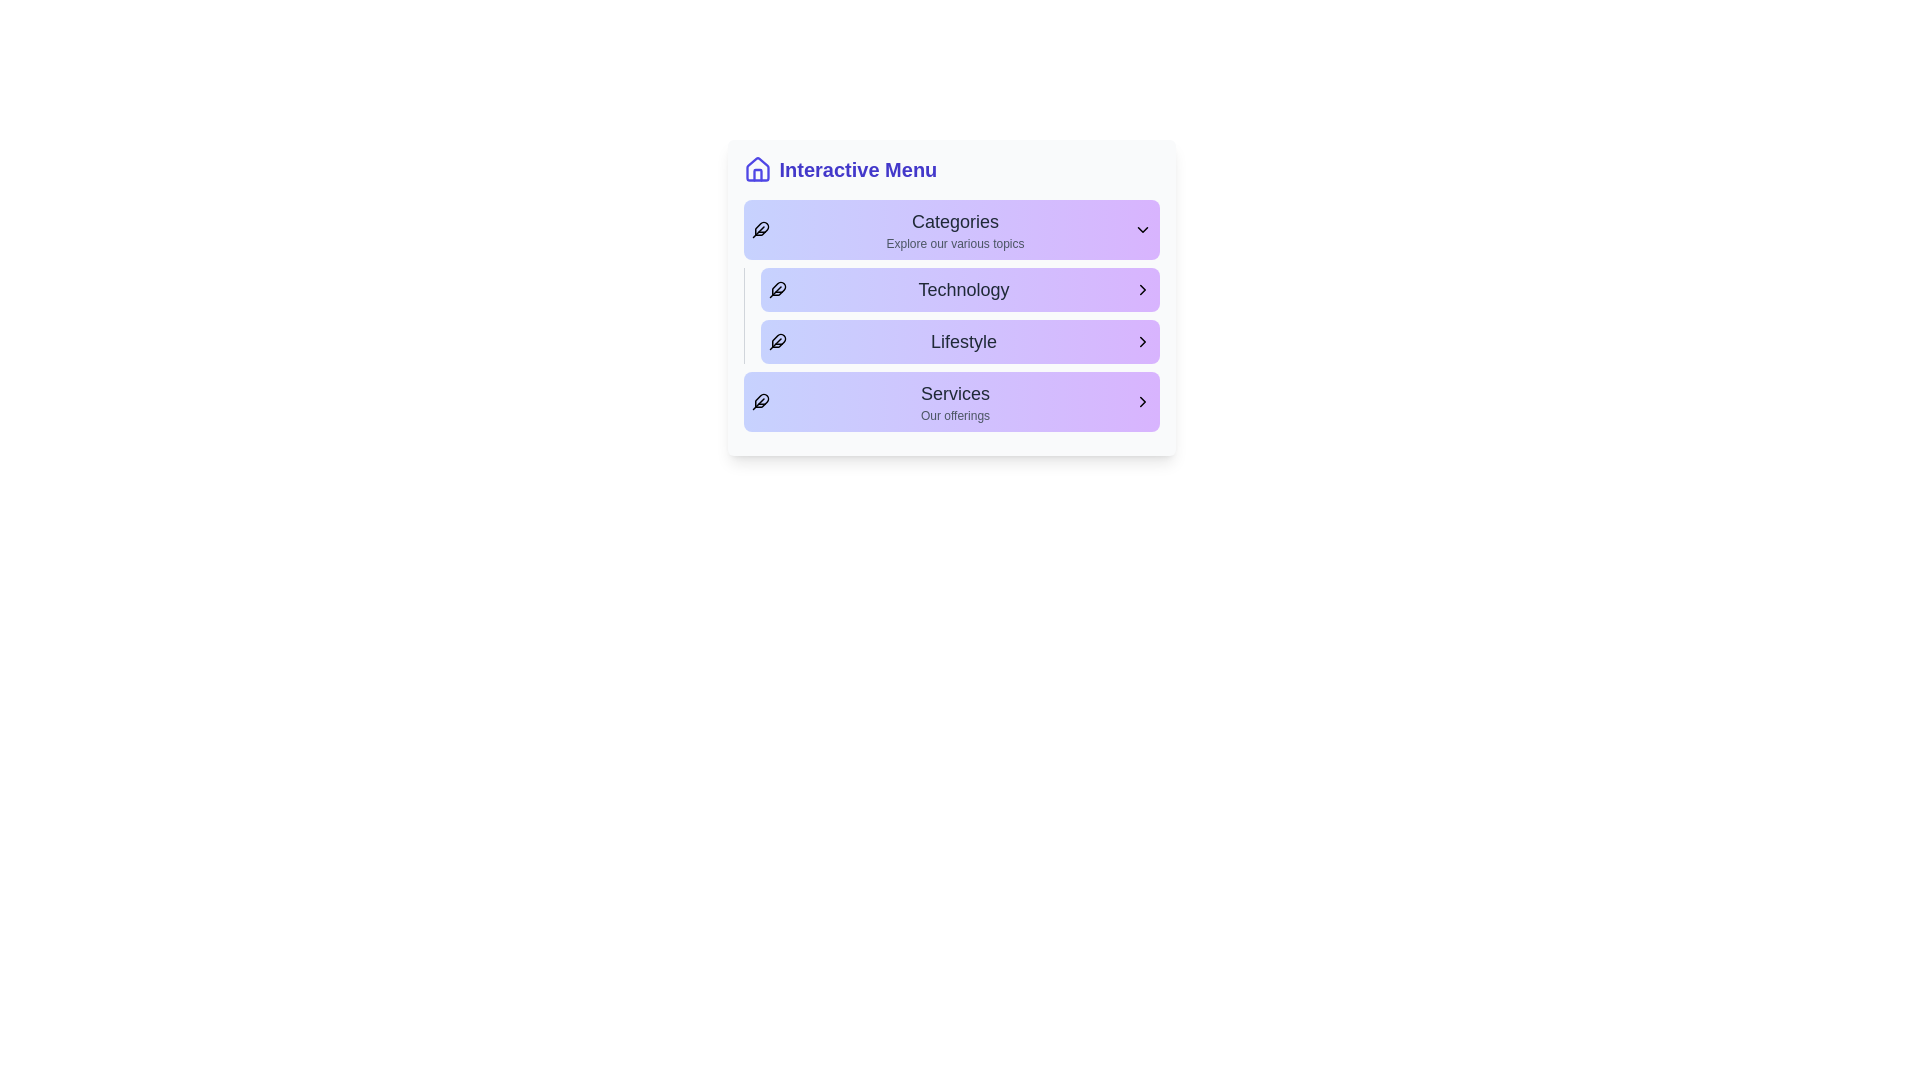 The image size is (1920, 1080). I want to click on the 'Technology' button, which is a horizontally stretched rectangular button with a gradient background and bold text, so click(960, 289).